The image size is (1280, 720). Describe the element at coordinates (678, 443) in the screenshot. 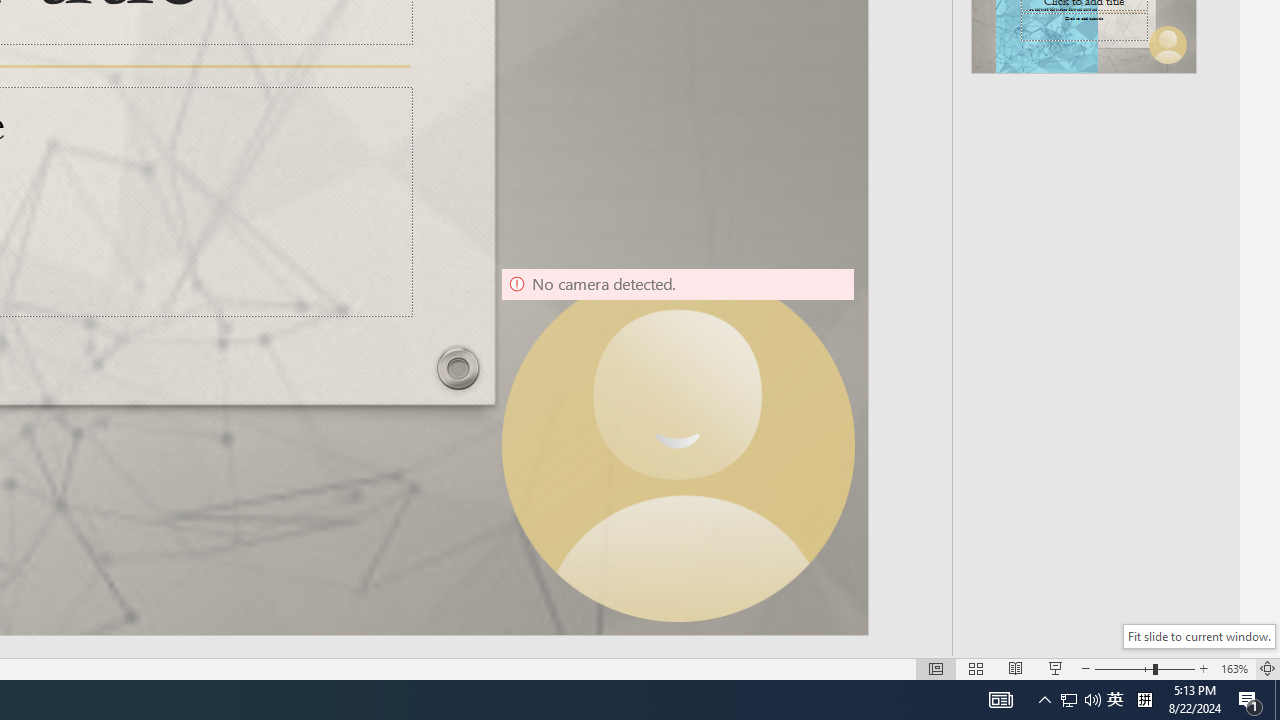

I see `'Camera 9, No camera detected.'` at that location.